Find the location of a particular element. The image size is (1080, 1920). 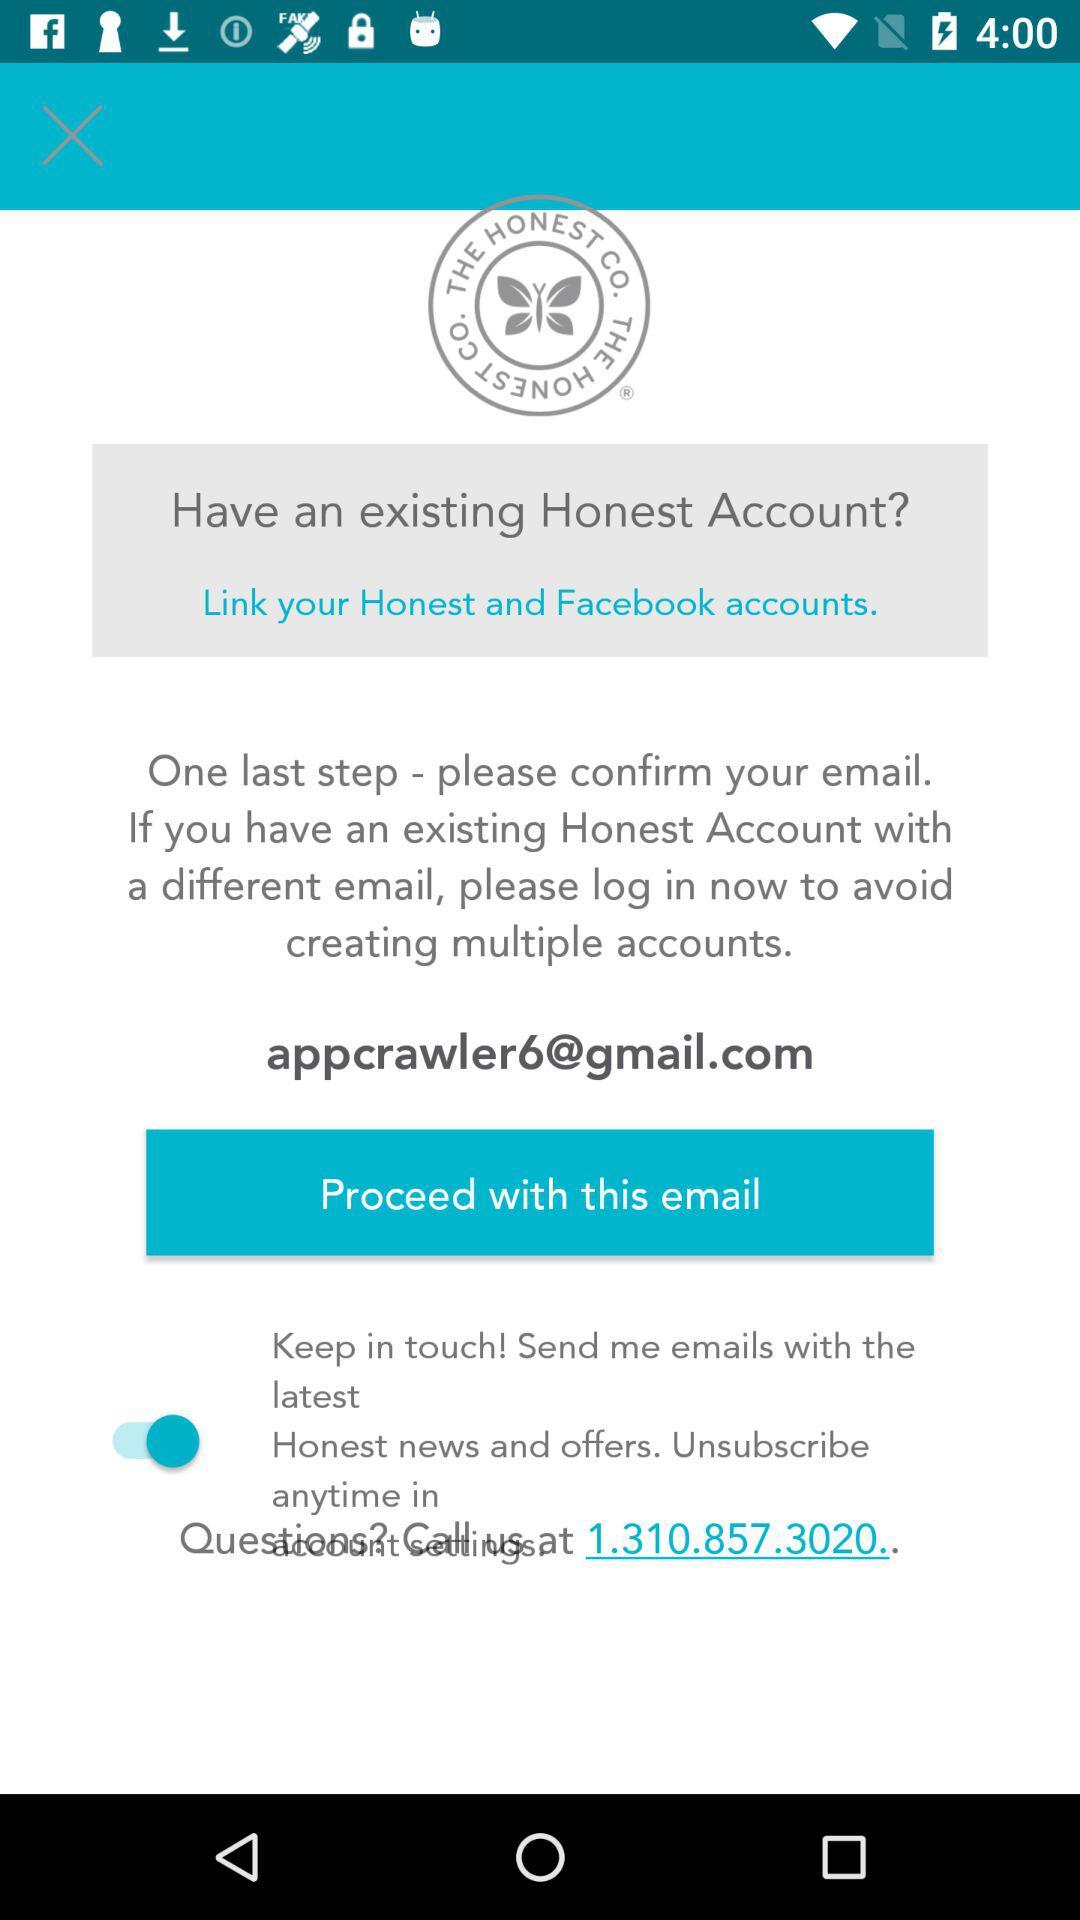

the item below the appcrawler6@gmail.com item is located at coordinates (540, 1192).